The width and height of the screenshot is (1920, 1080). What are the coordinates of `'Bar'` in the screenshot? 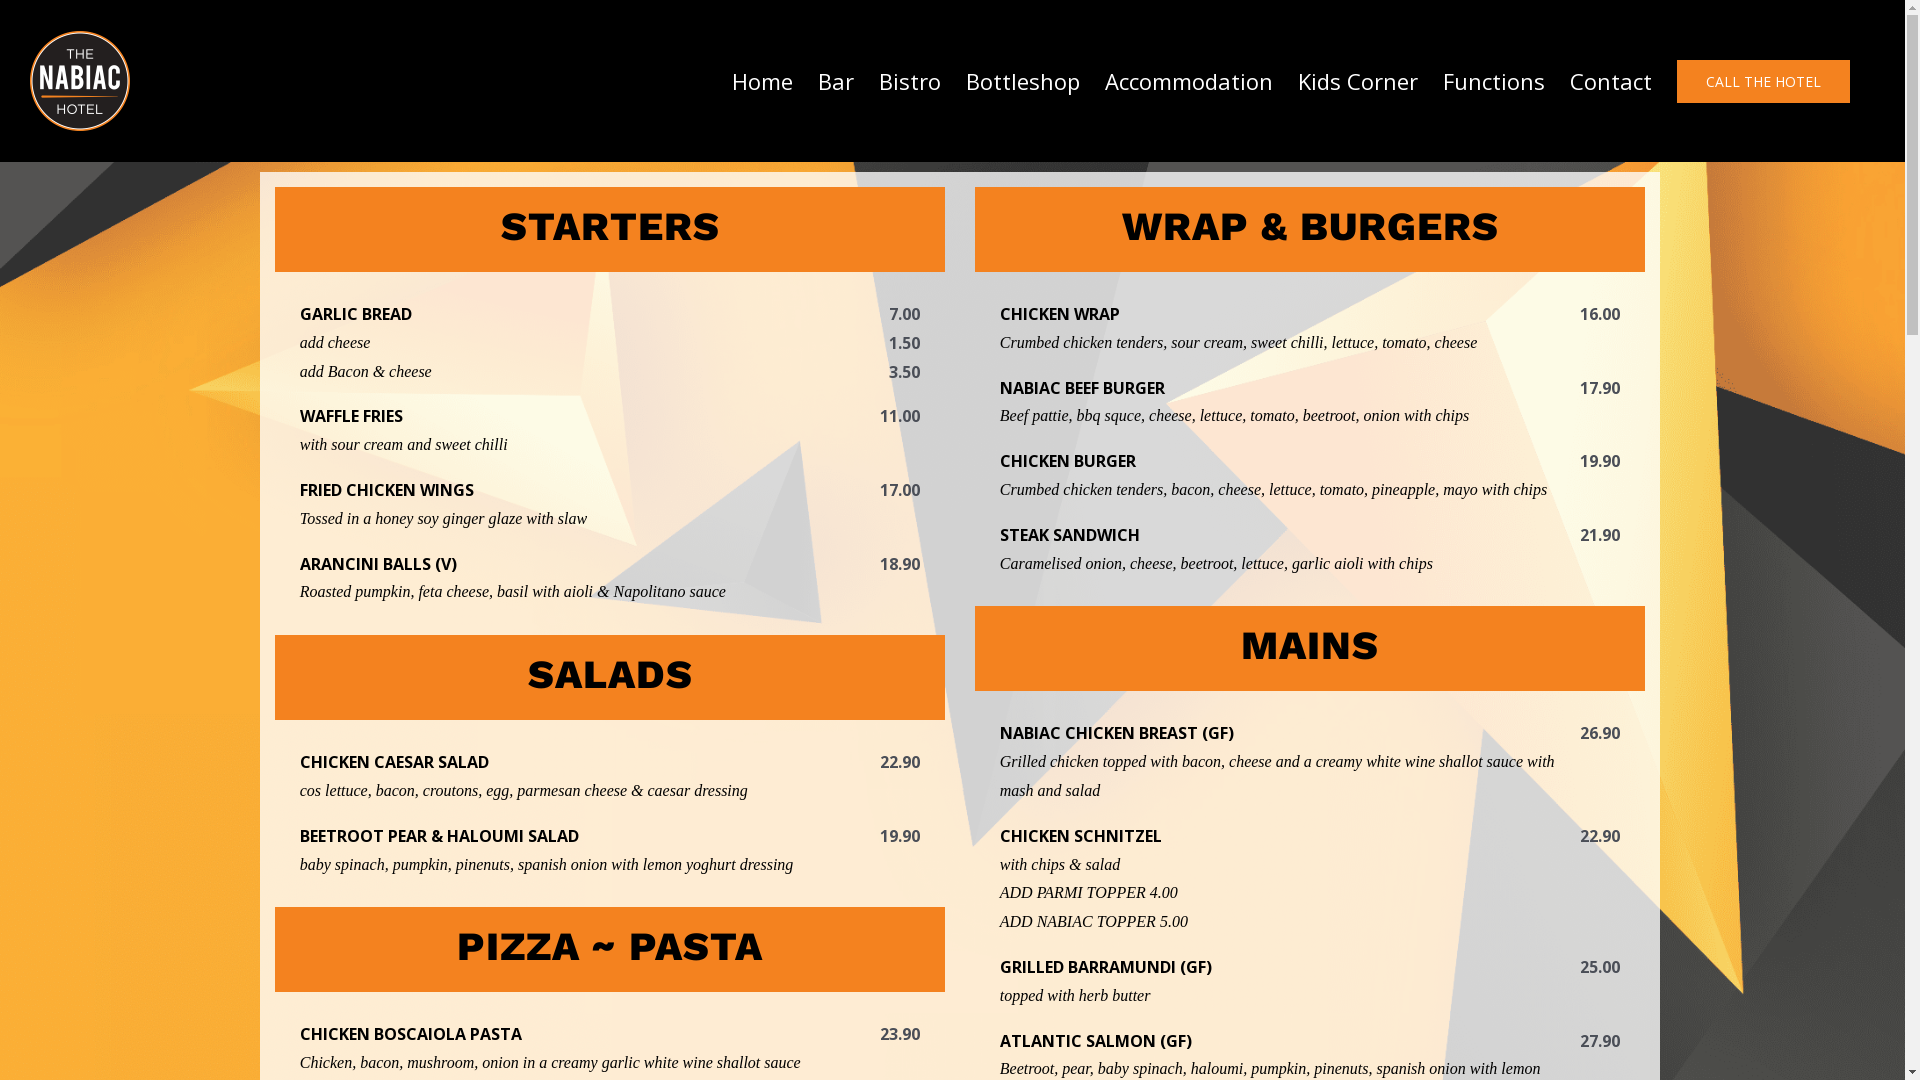 It's located at (817, 80).